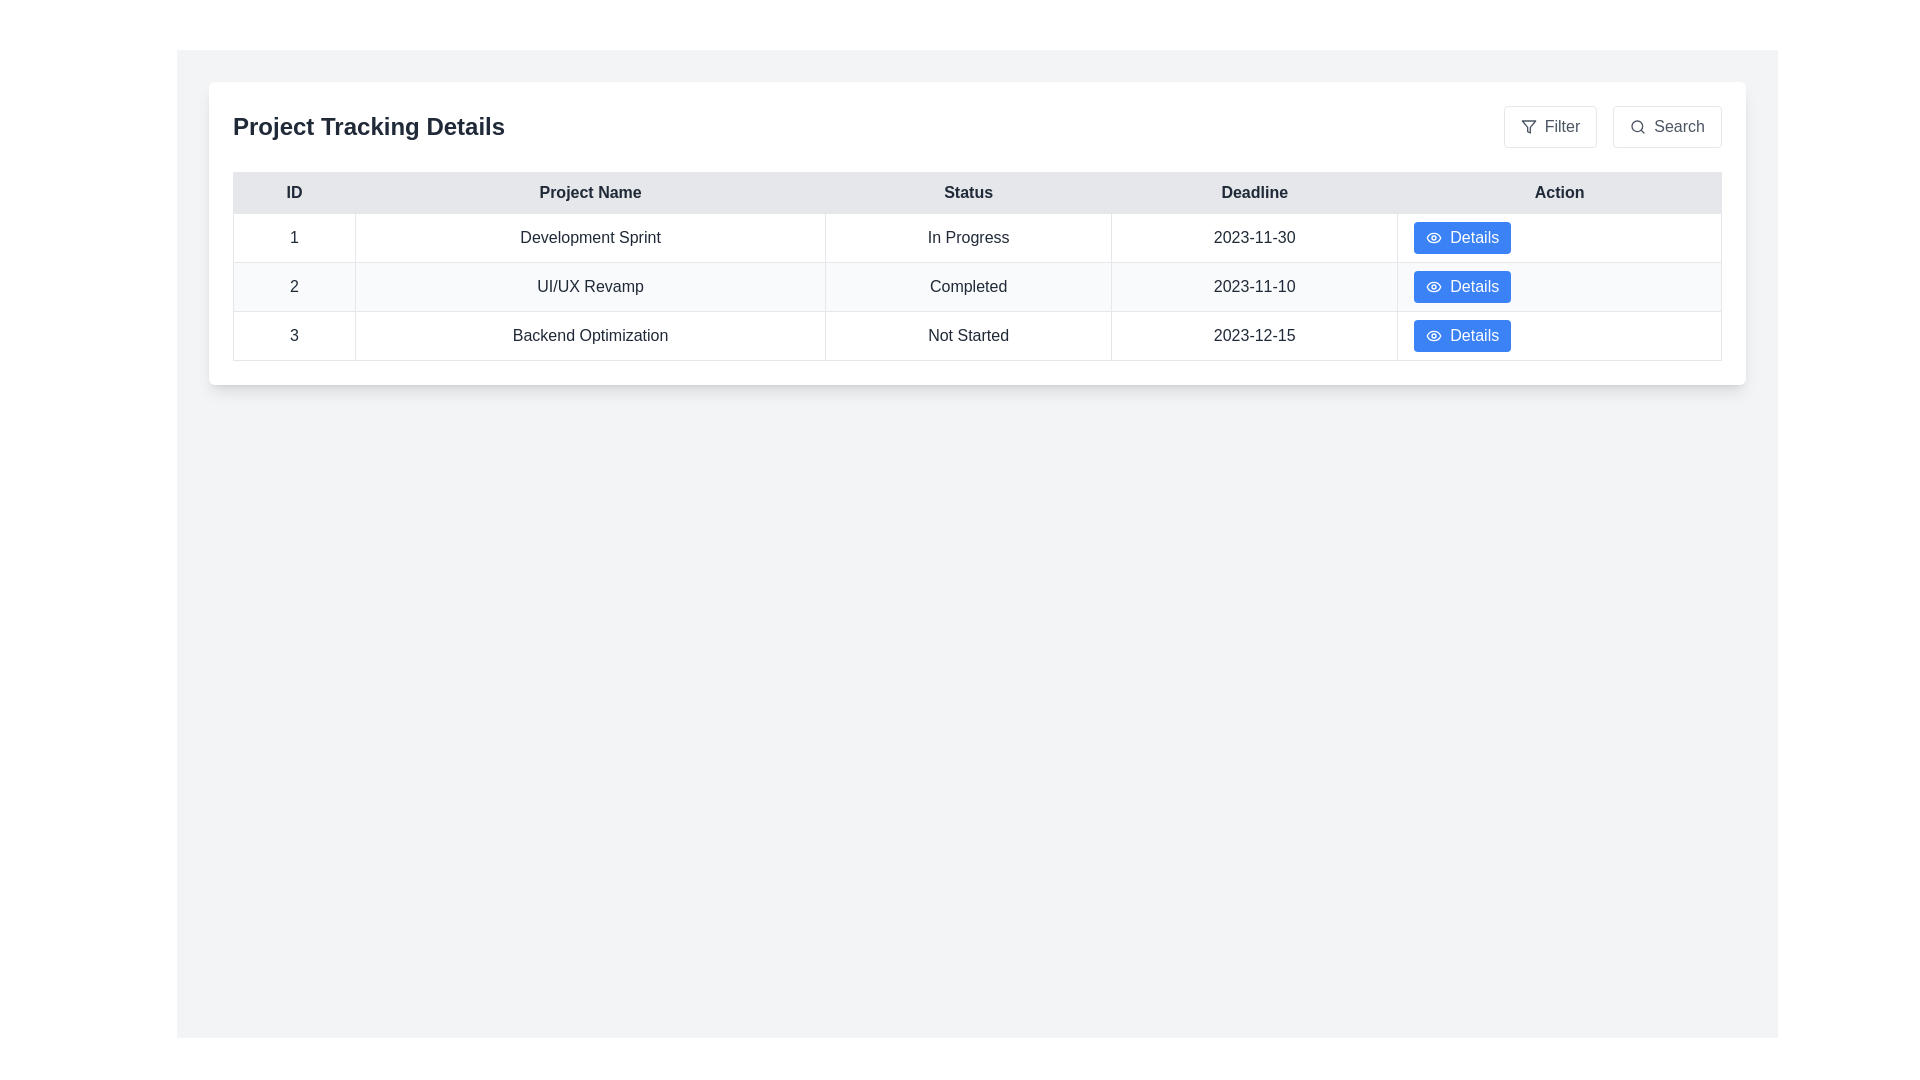 Image resolution: width=1920 pixels, height=1080 pixels. Describe the element at coordinates (1549, 127) in the screenshot. I see `the 'Filter' button, which is located in the upper right part of the interface, styled with a gray color scheme and a bordered, rounded rectangle` at that location.